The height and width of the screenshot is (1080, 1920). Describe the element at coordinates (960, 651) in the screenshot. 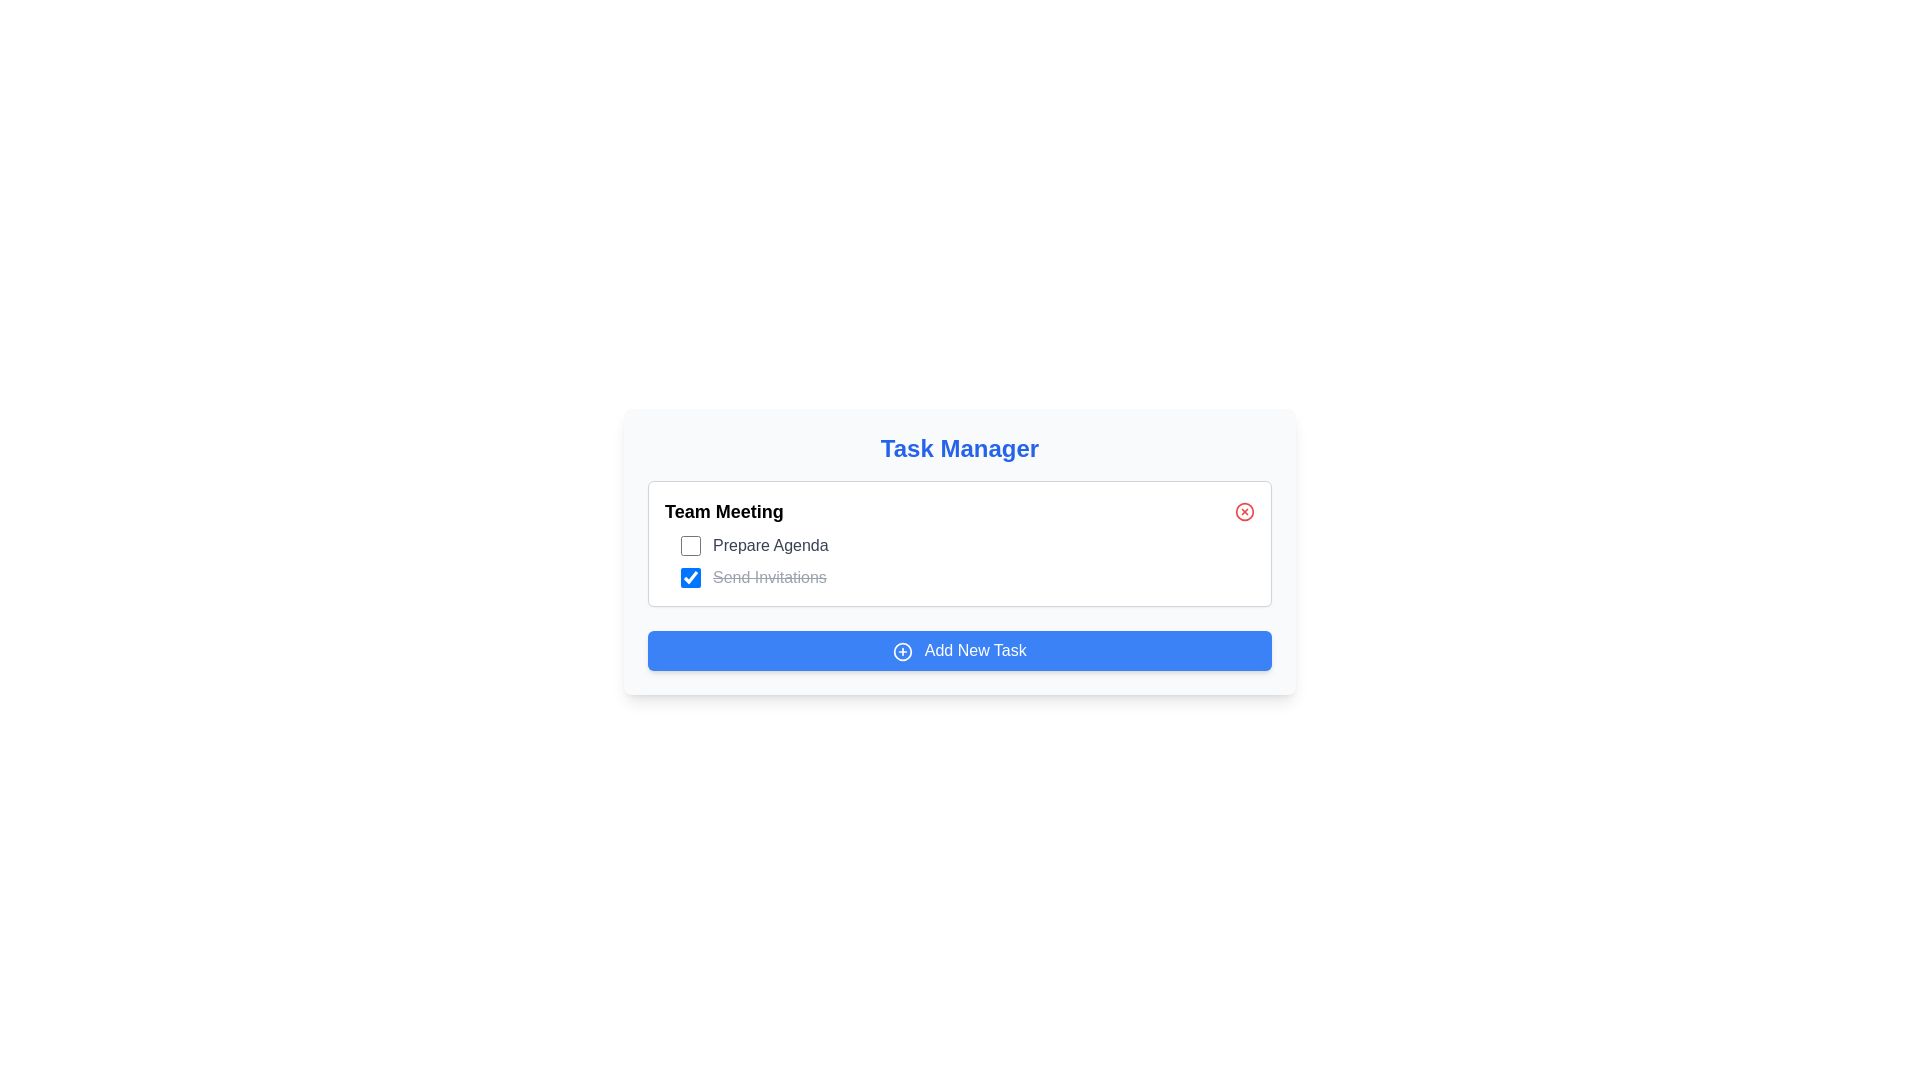

I see `the rectangular blue button with rounded corners and white text that says 'Add New Task'` at that location.